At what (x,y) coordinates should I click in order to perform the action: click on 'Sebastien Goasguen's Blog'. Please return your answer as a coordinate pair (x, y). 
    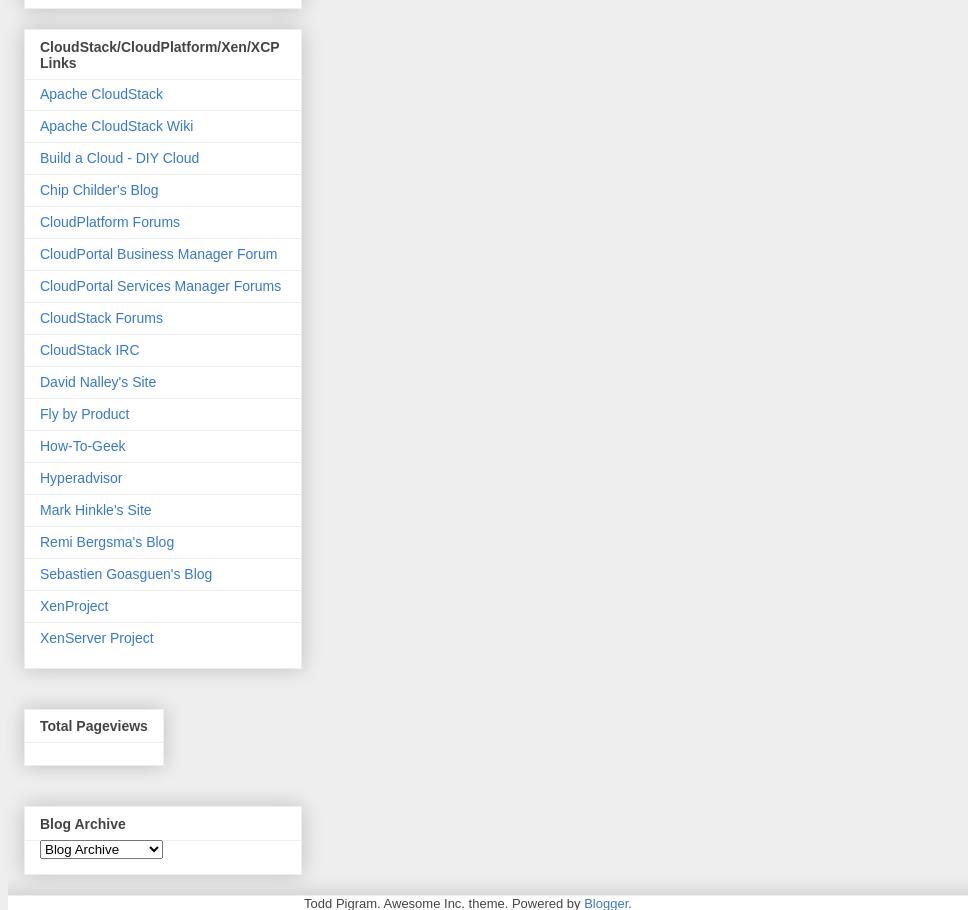
    Looking at the image, I should click on (125, 573).